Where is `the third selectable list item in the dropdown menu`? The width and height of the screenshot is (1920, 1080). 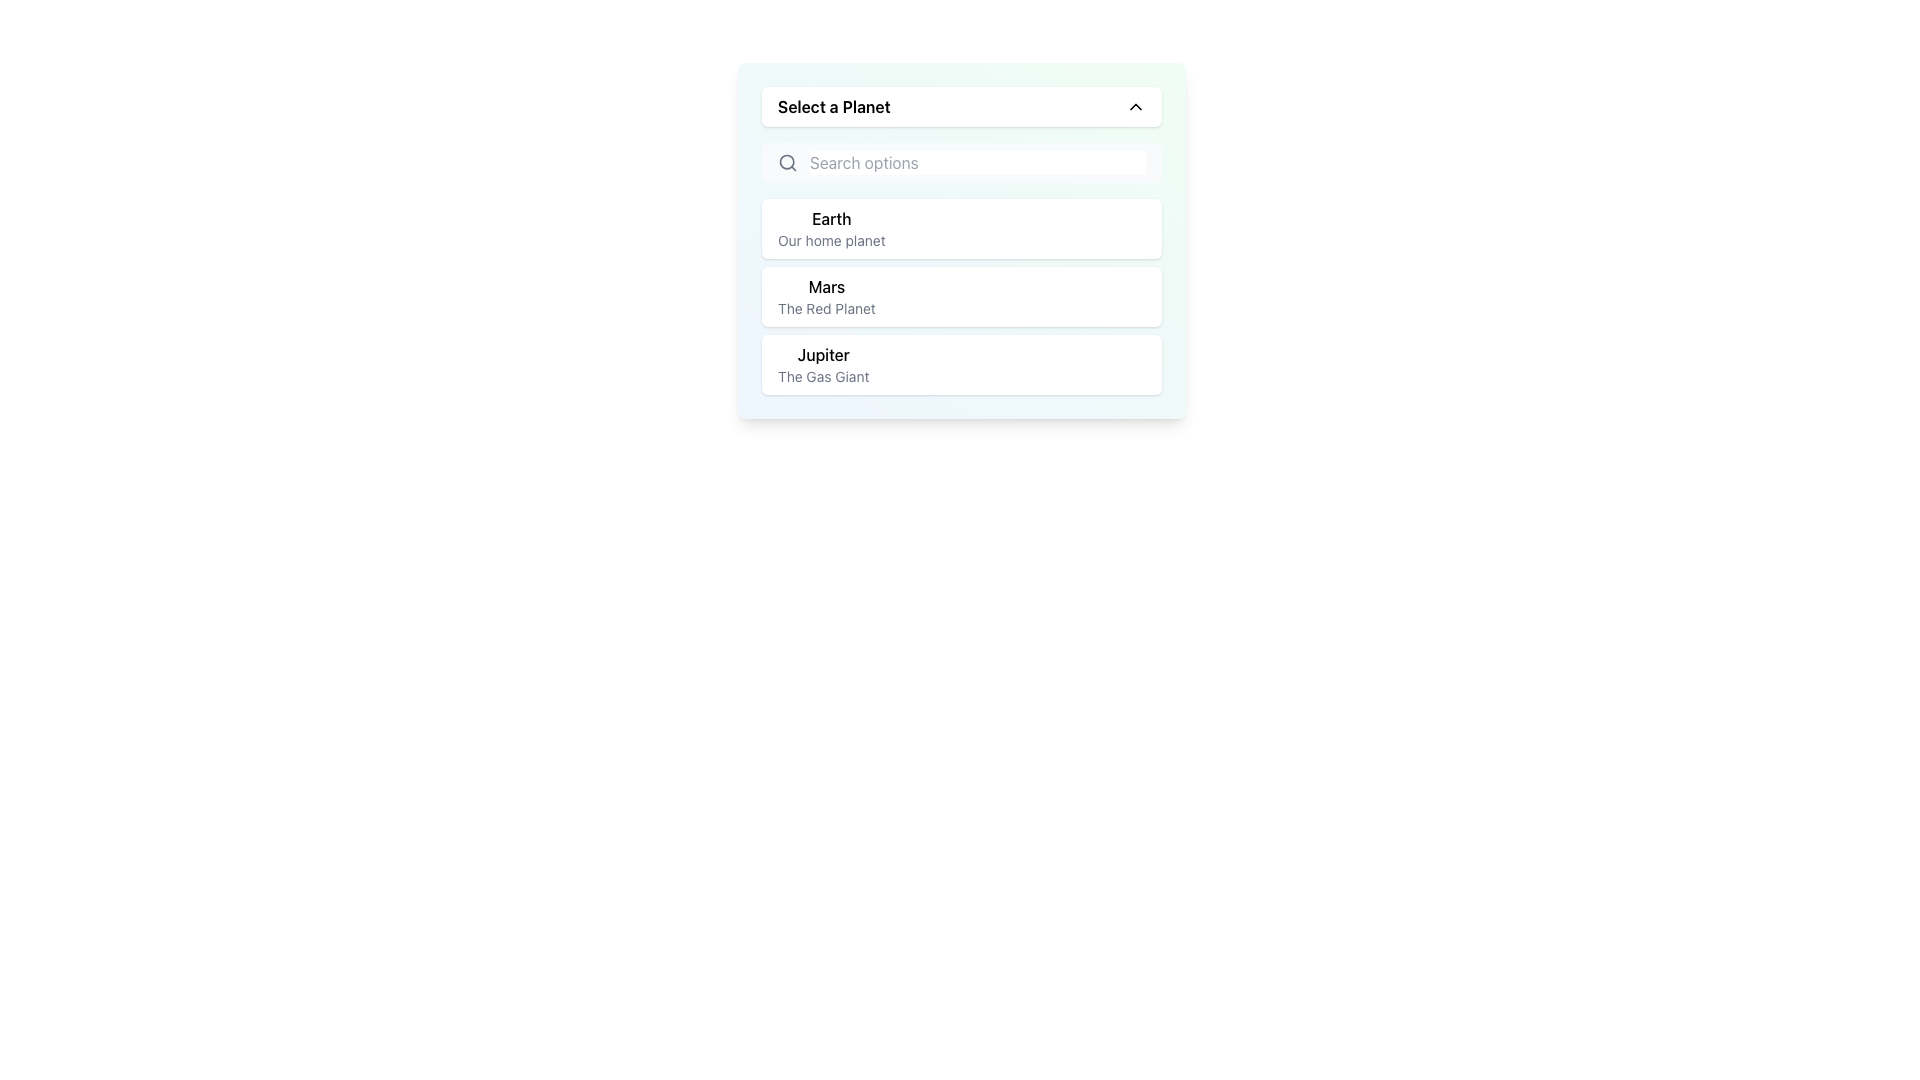
the third selectable list item in the dropdown menu is located at coordinates (961, 365).